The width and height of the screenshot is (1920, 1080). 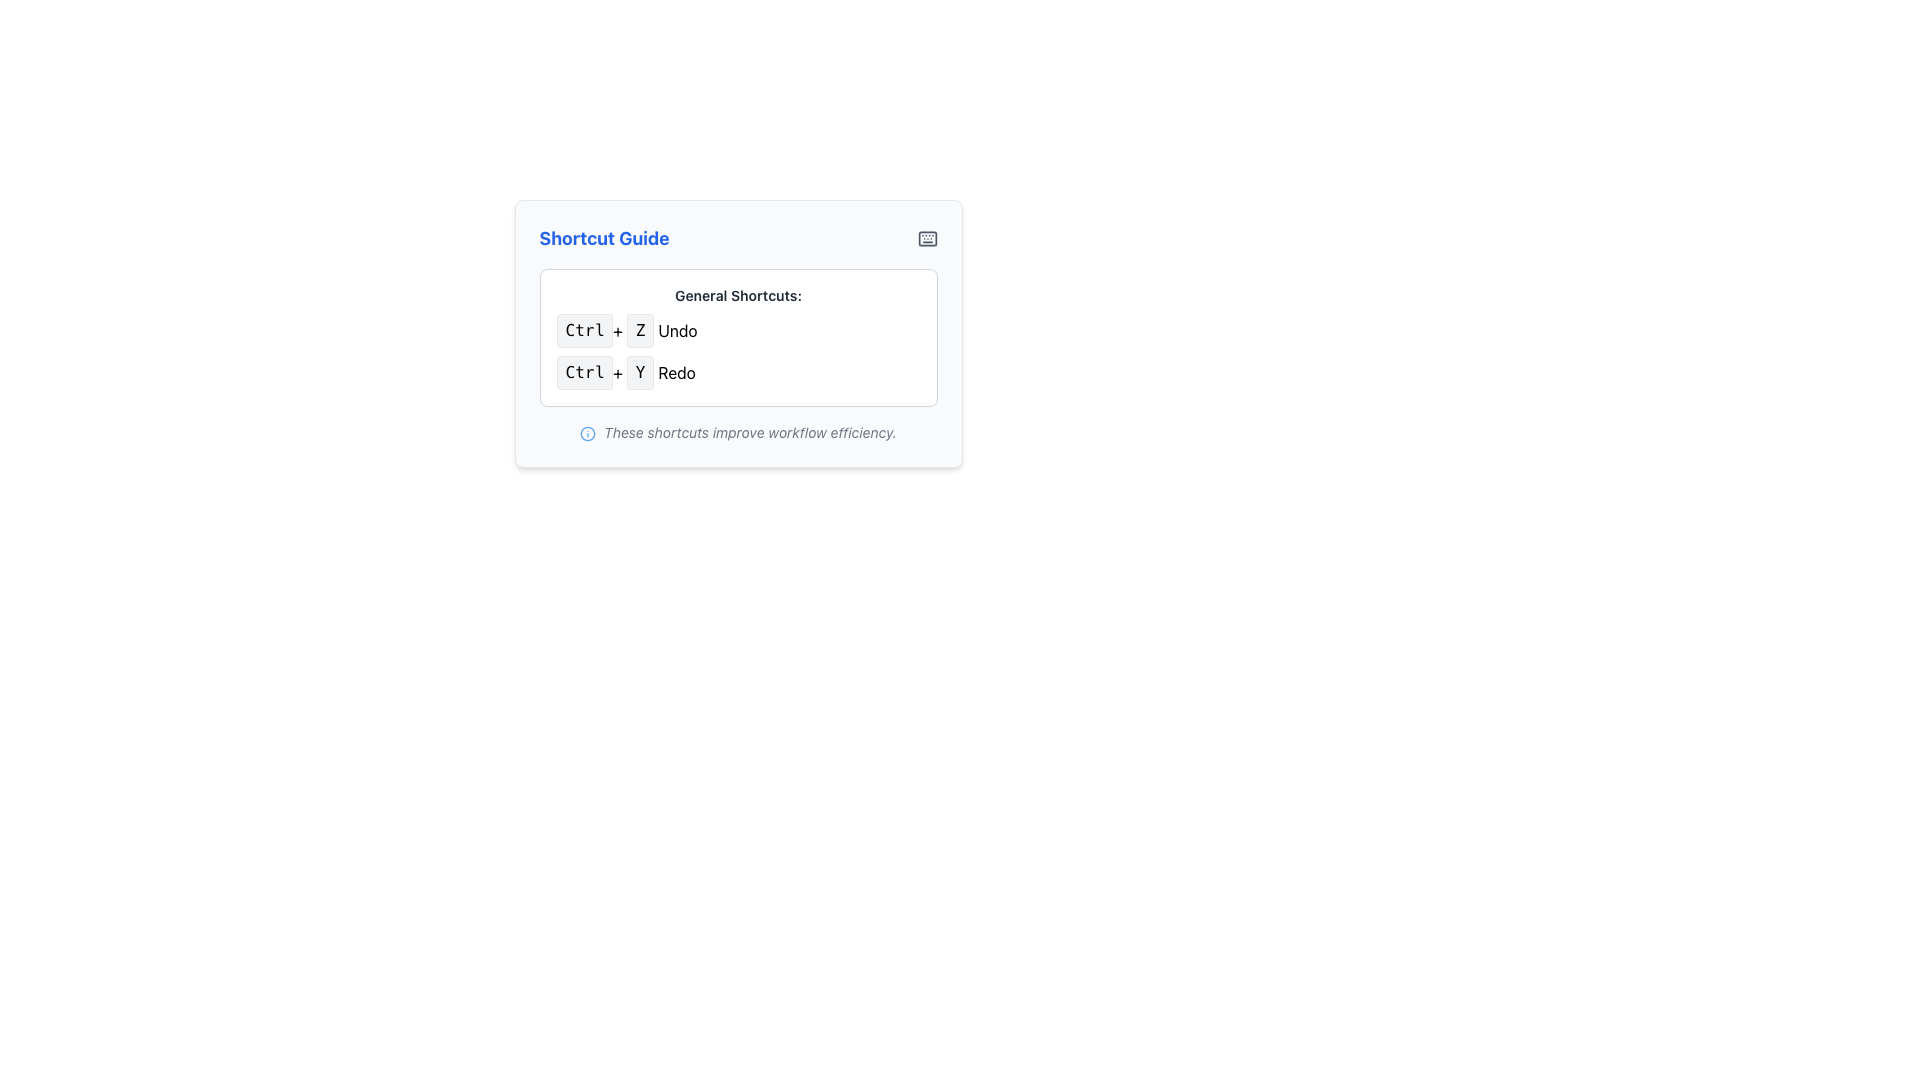 What do you see at coordinates (583, 373) in the screenshot?
I see `the 'Ctrl' button-like text label in the lower section of the 'Shortcut Guide' card, which is part of the 'Ctrl + Y Redo' shortcut description` at bounding box center [583, 373].